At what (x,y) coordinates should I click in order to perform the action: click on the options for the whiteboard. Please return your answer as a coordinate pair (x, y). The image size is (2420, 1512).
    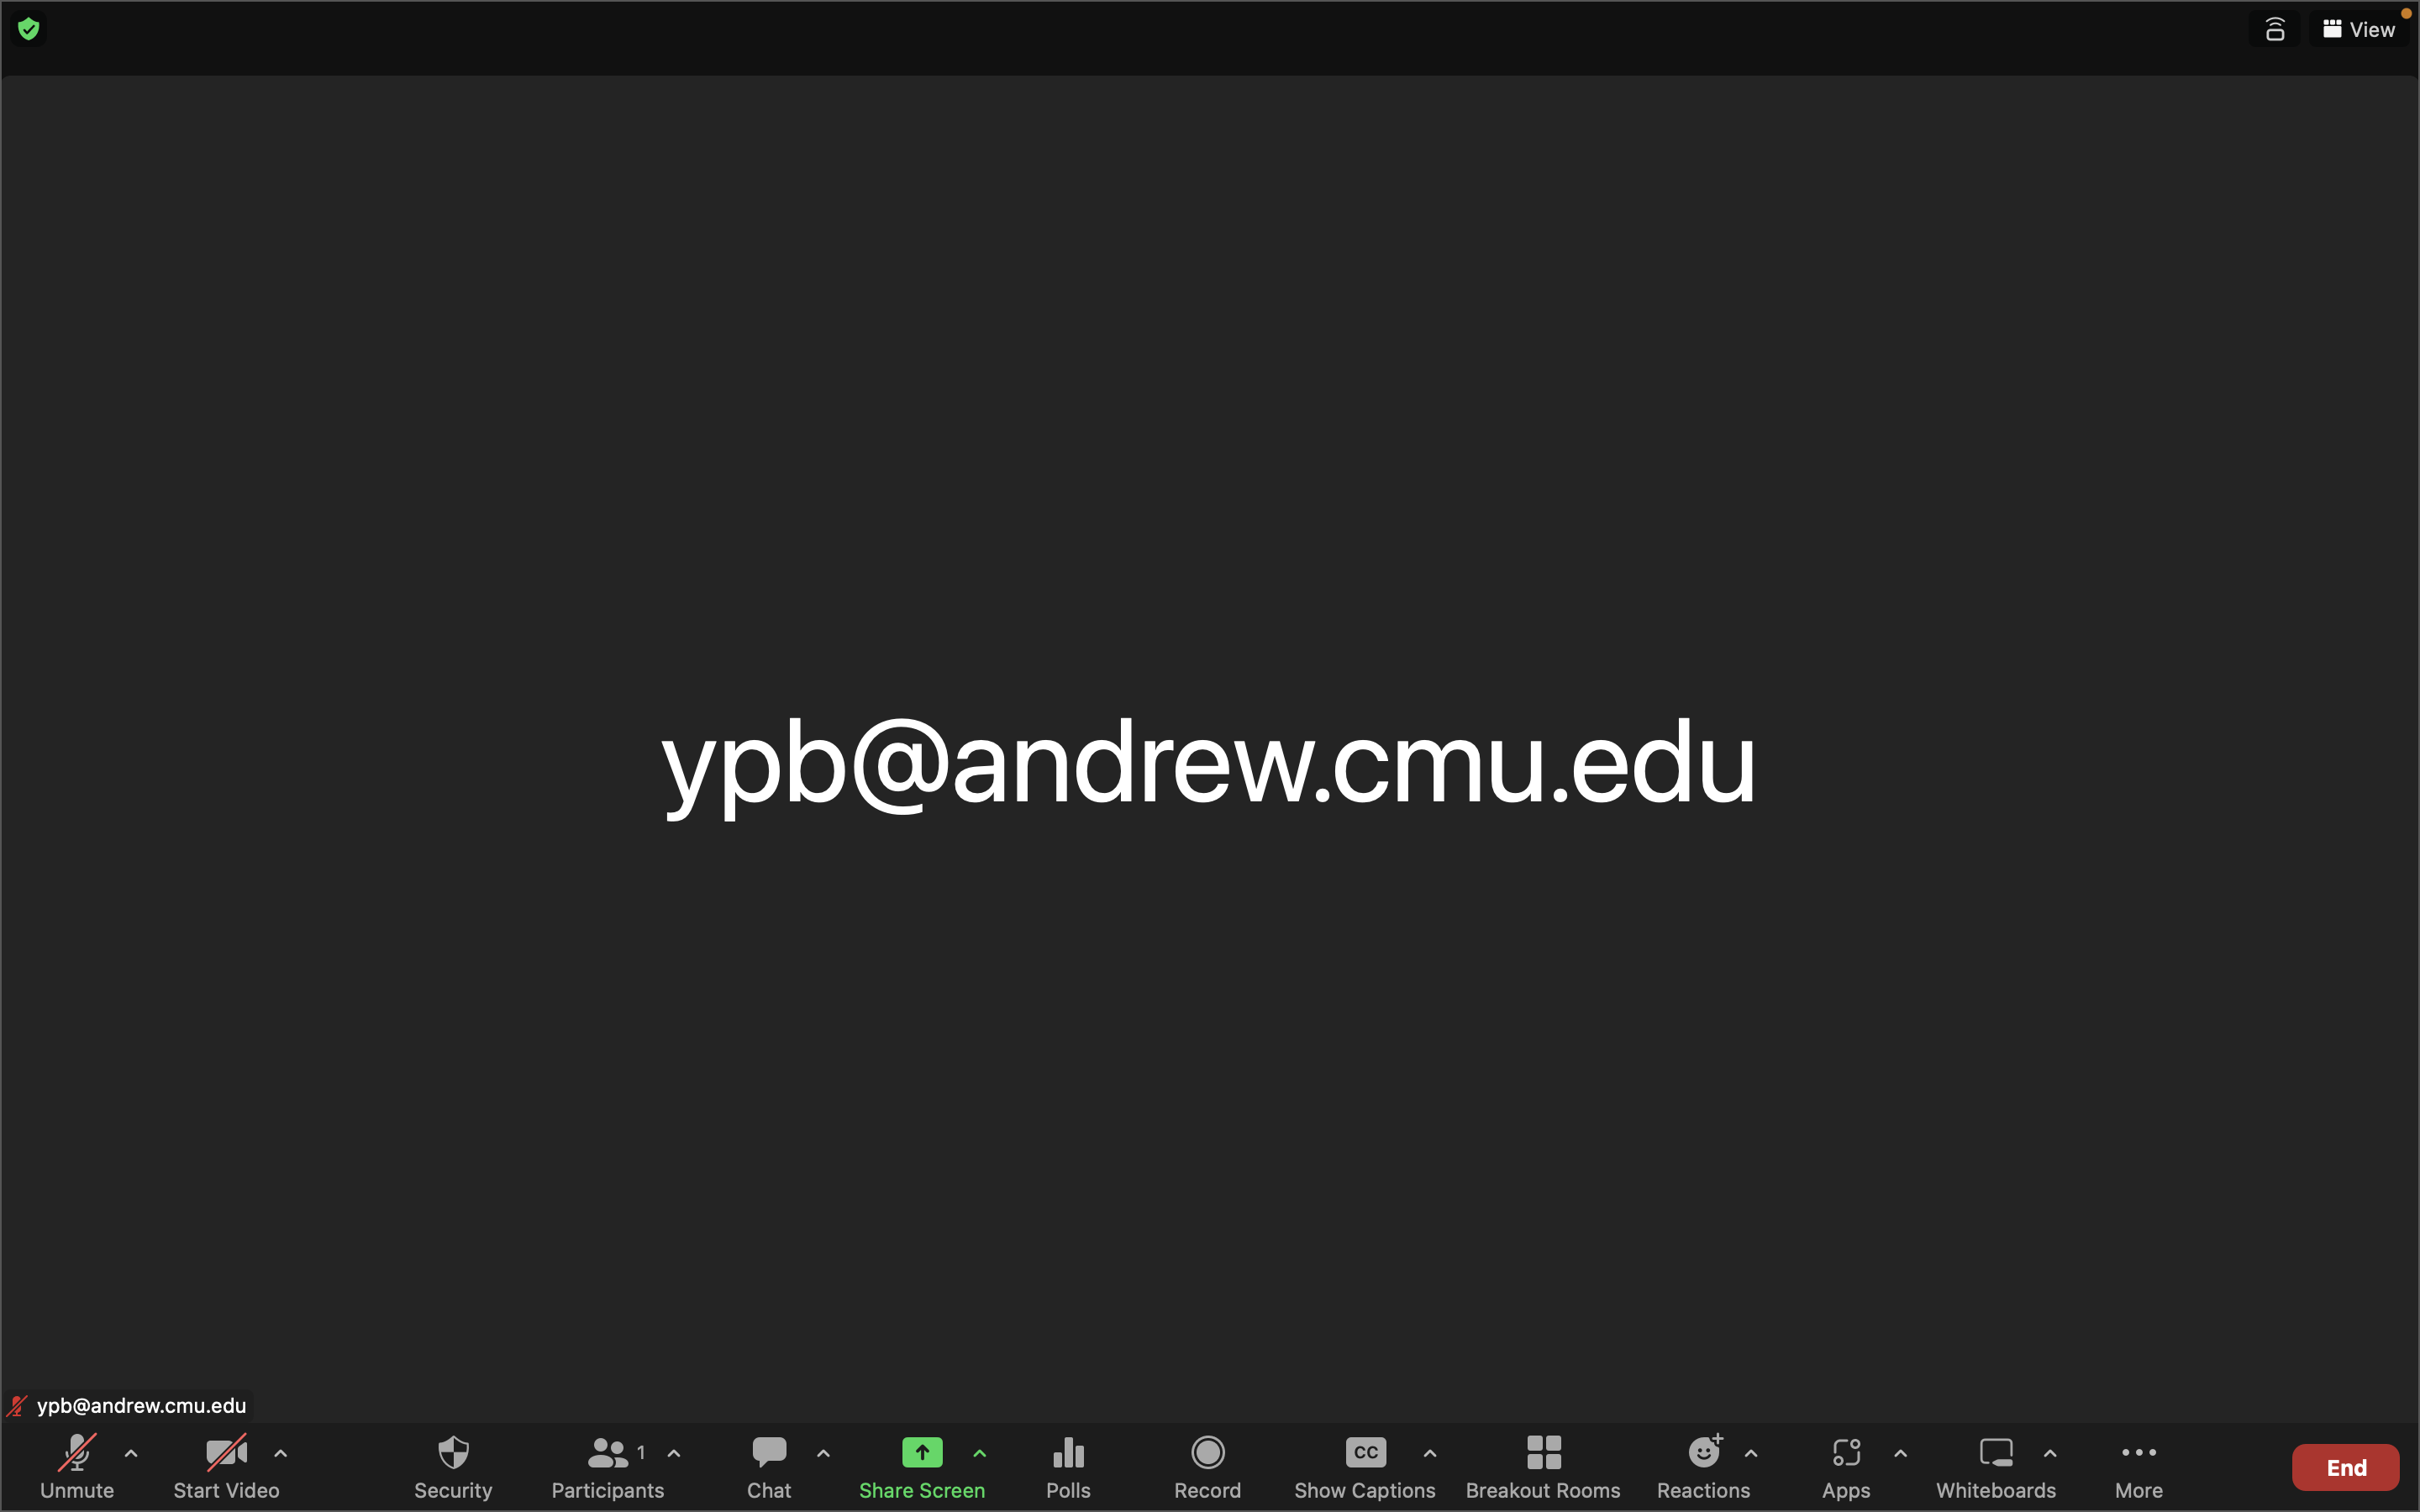
    Looking at the image, I should click on (2049, 1467).